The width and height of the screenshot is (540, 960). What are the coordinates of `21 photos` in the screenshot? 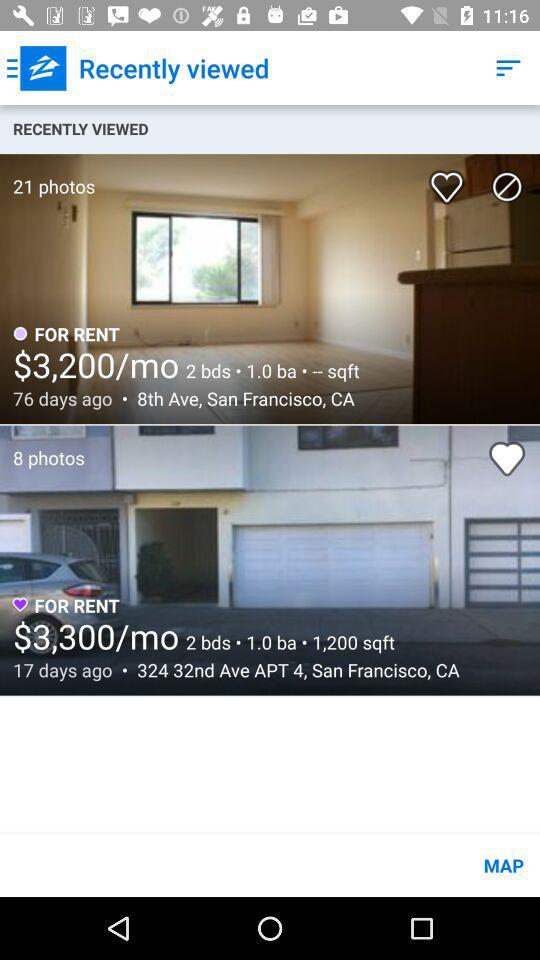 It's located at (47, 175).